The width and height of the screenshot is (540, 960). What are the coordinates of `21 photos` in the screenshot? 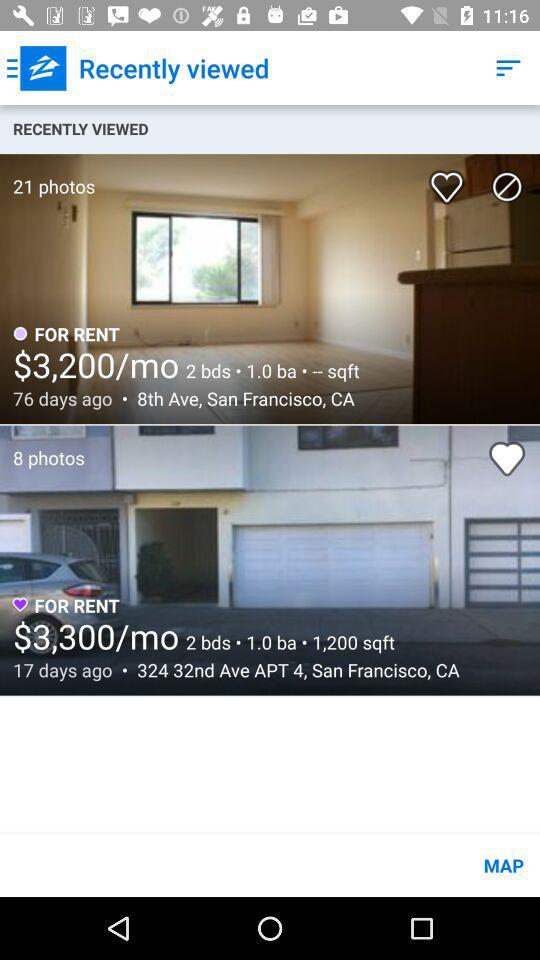 It's located at (47, 175).